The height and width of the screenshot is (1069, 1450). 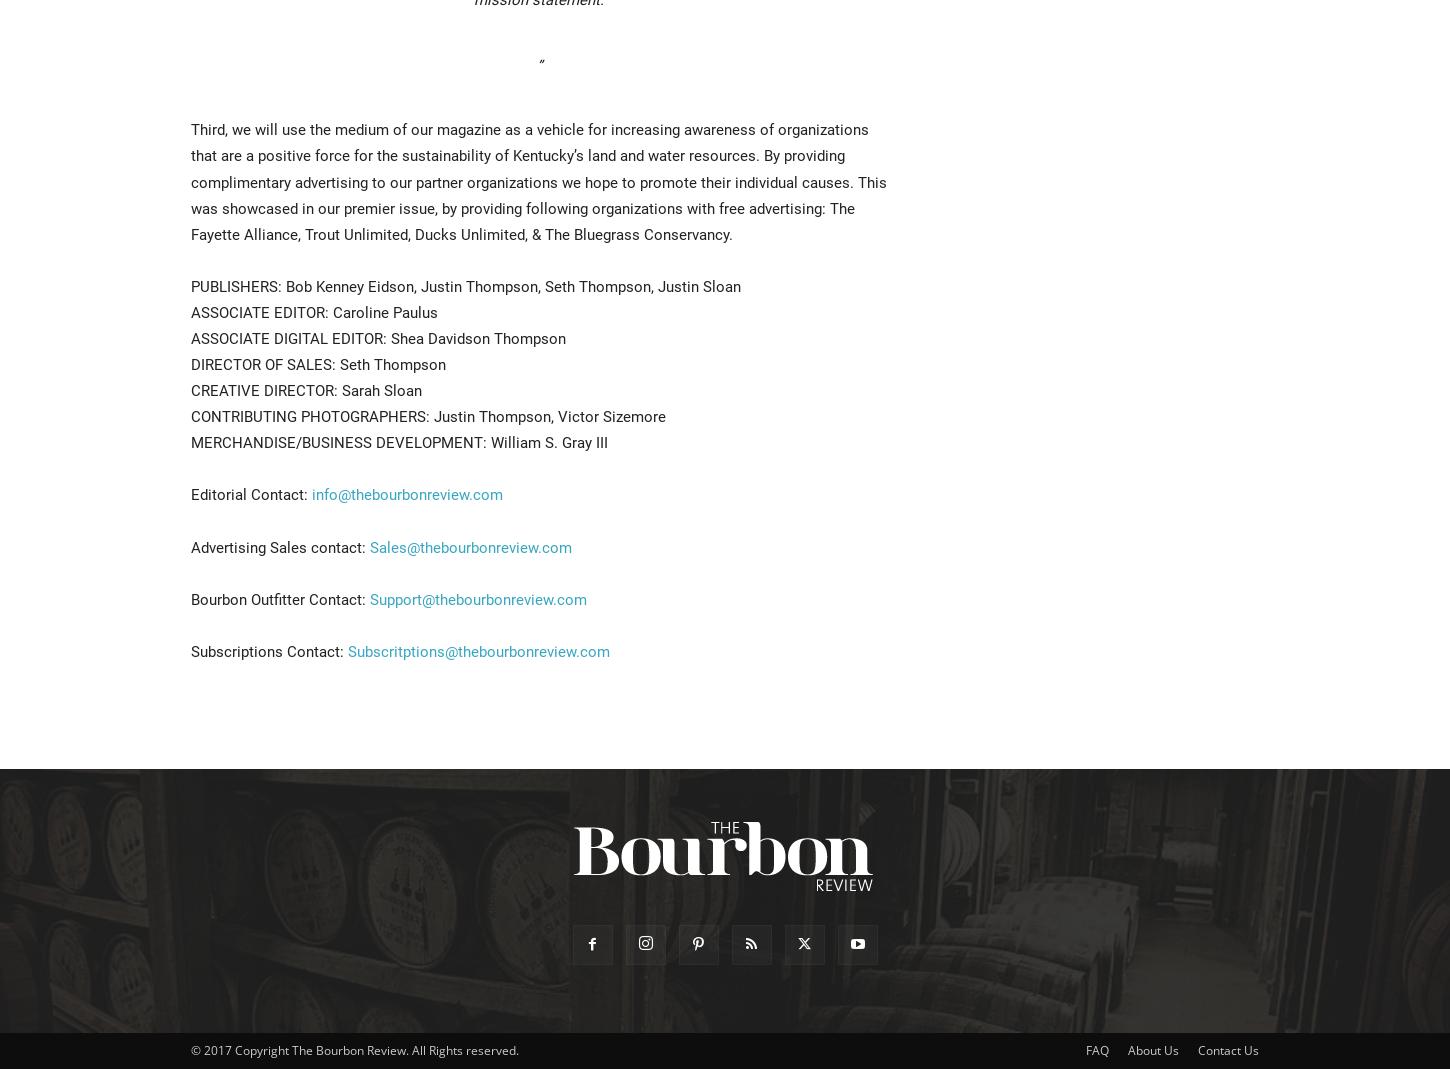 What do you see at coordinates (377, 338) in the screenshot?
I see `'ASSOCIATE DIGITAL EDITOR: Shea Davidson Thompson'` at bounding box center [377, 338].